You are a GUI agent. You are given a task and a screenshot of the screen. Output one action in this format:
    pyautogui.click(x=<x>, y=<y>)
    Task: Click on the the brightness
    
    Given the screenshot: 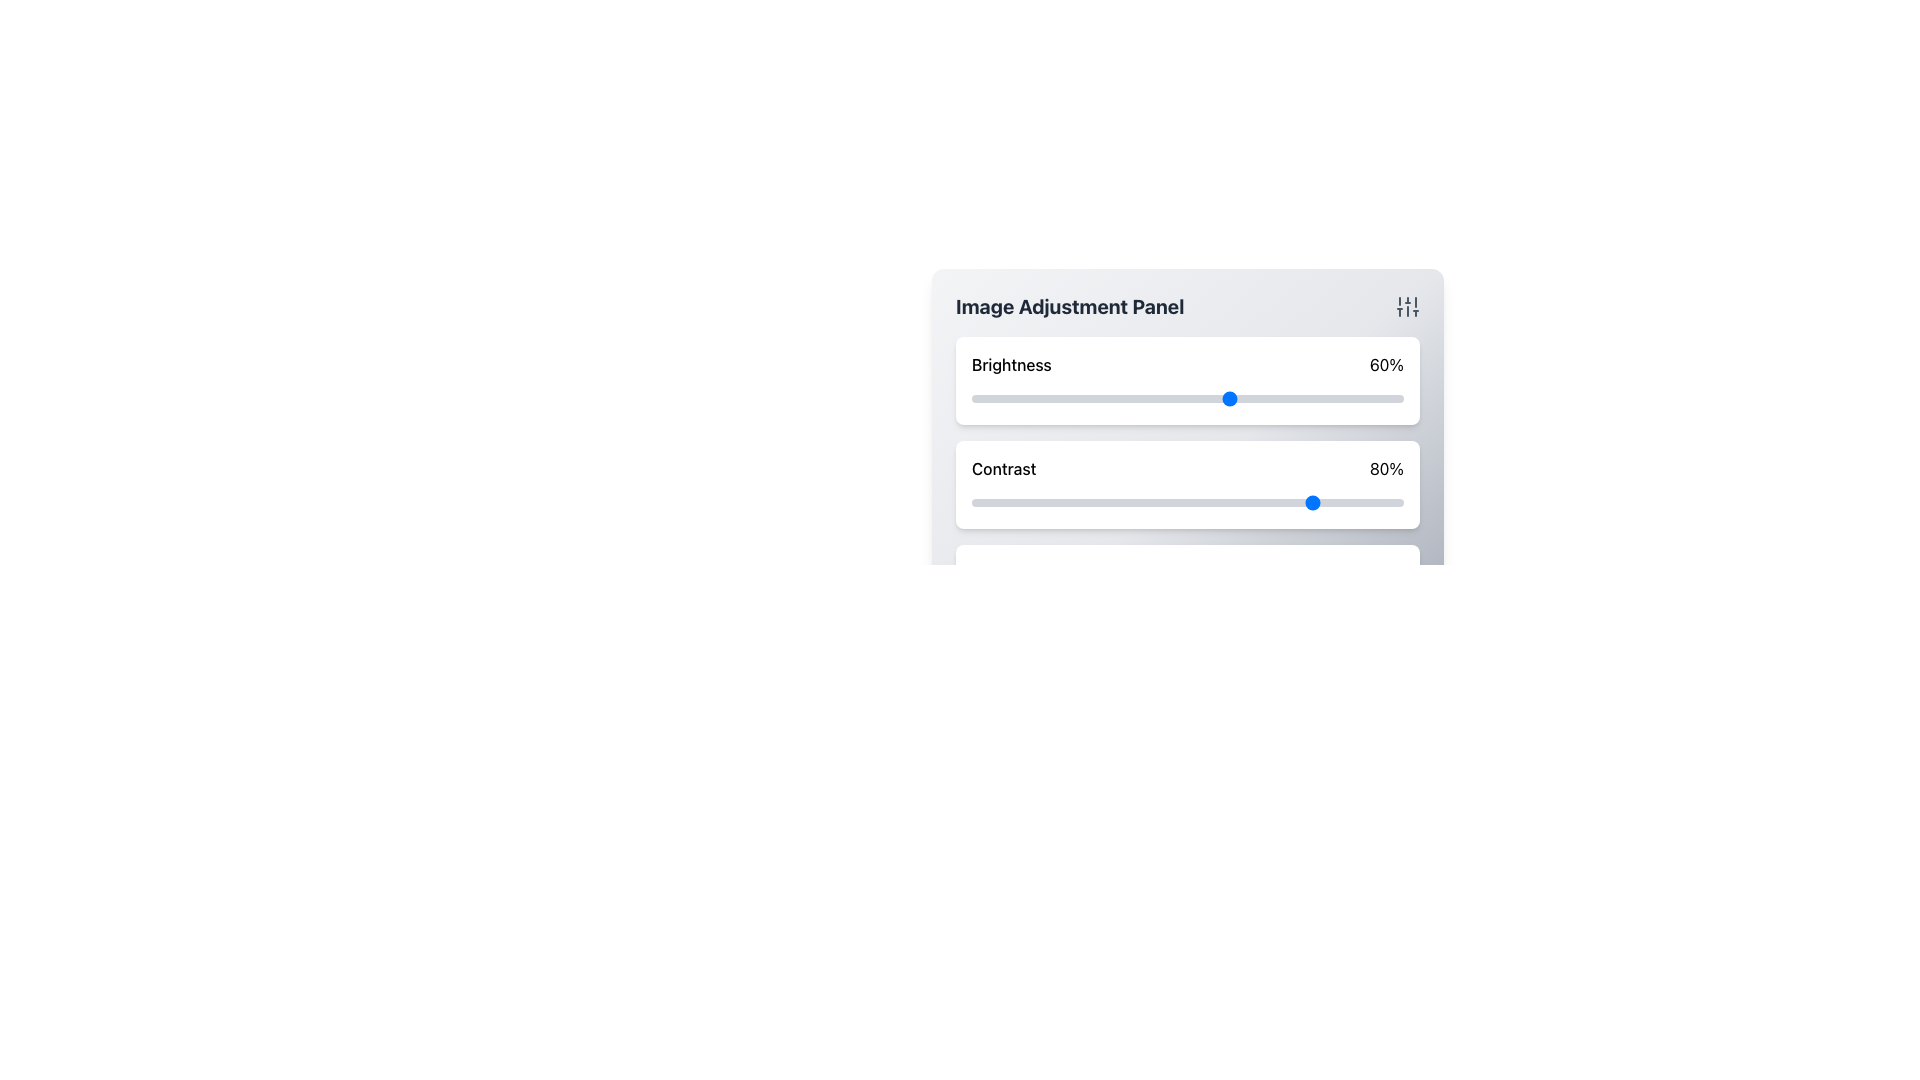 What is the action you would take?
    pyautogui.click(x=1053, y=398)
    